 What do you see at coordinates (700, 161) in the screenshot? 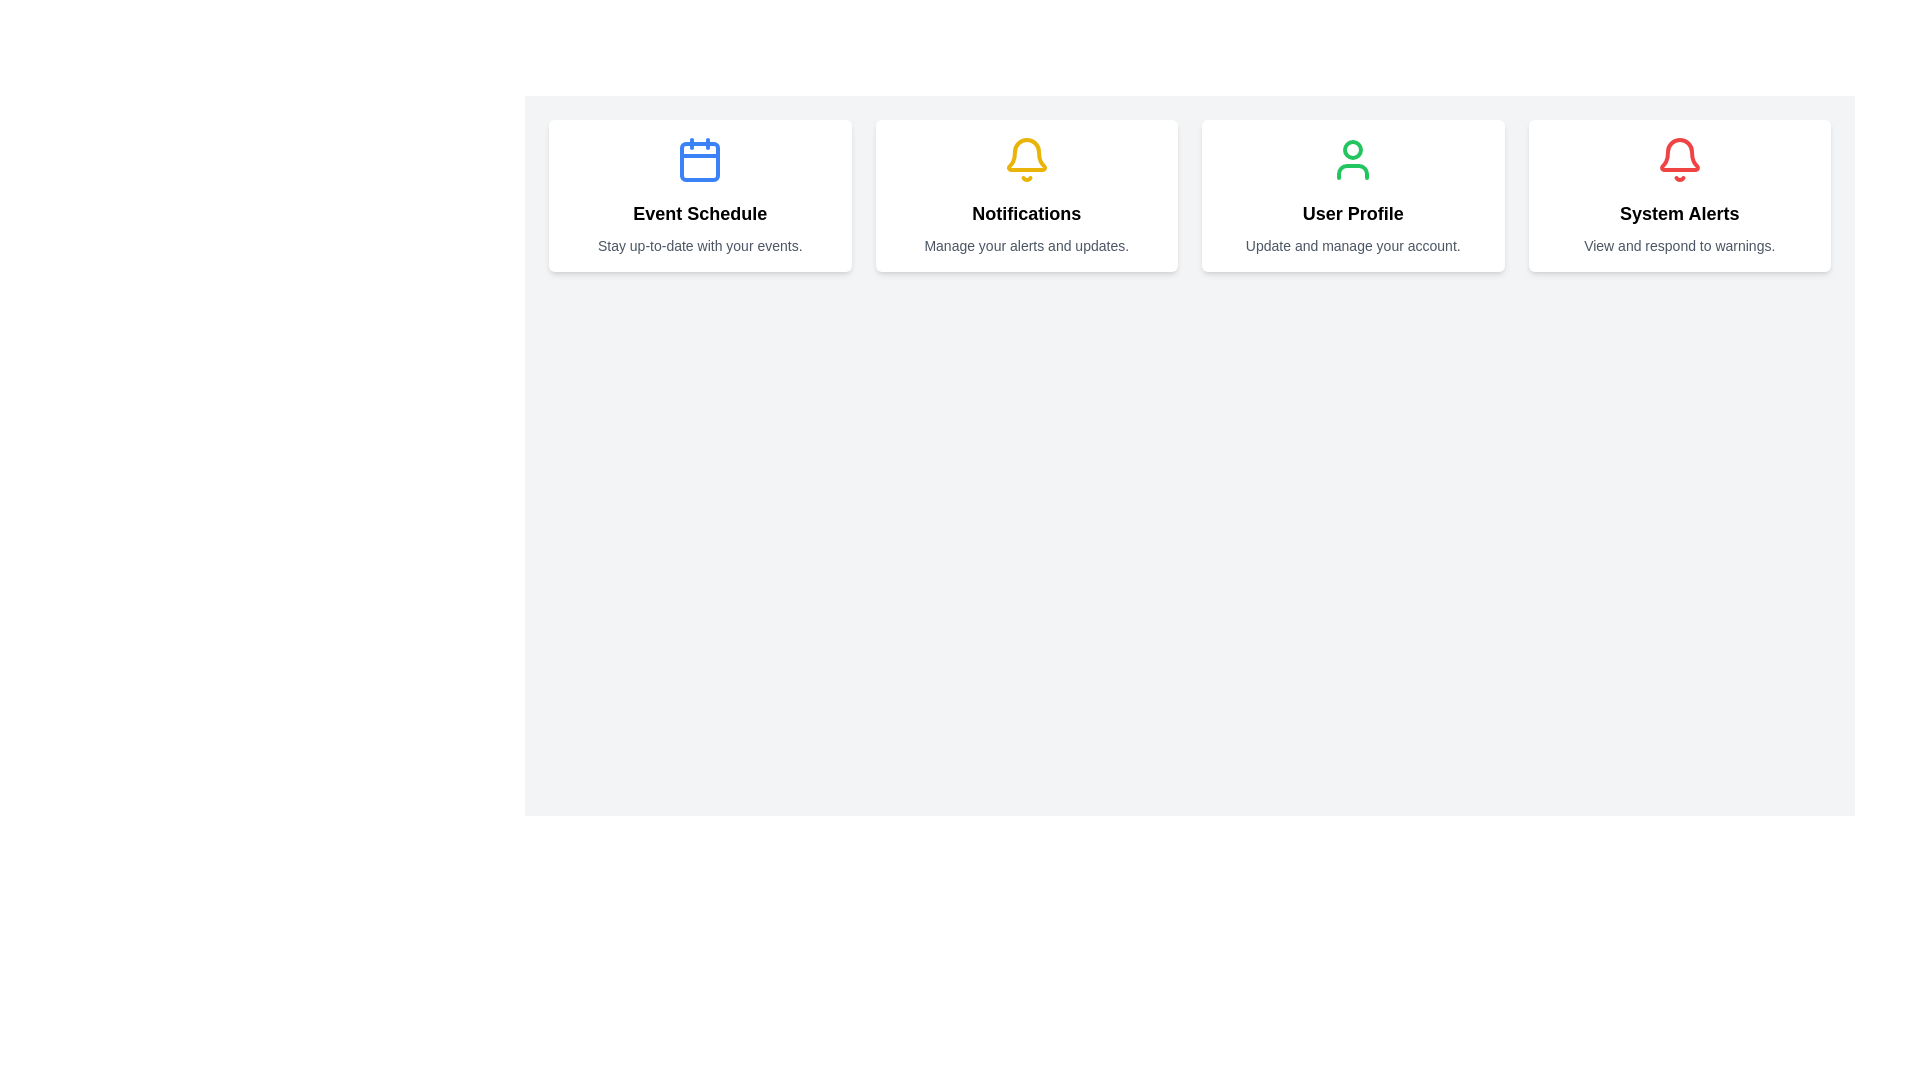
I see `the calendar block SVG rectangle in the 'Event Schedule' interface, located in the first row, first column of the grid layout` at bounding box center [700, 161].